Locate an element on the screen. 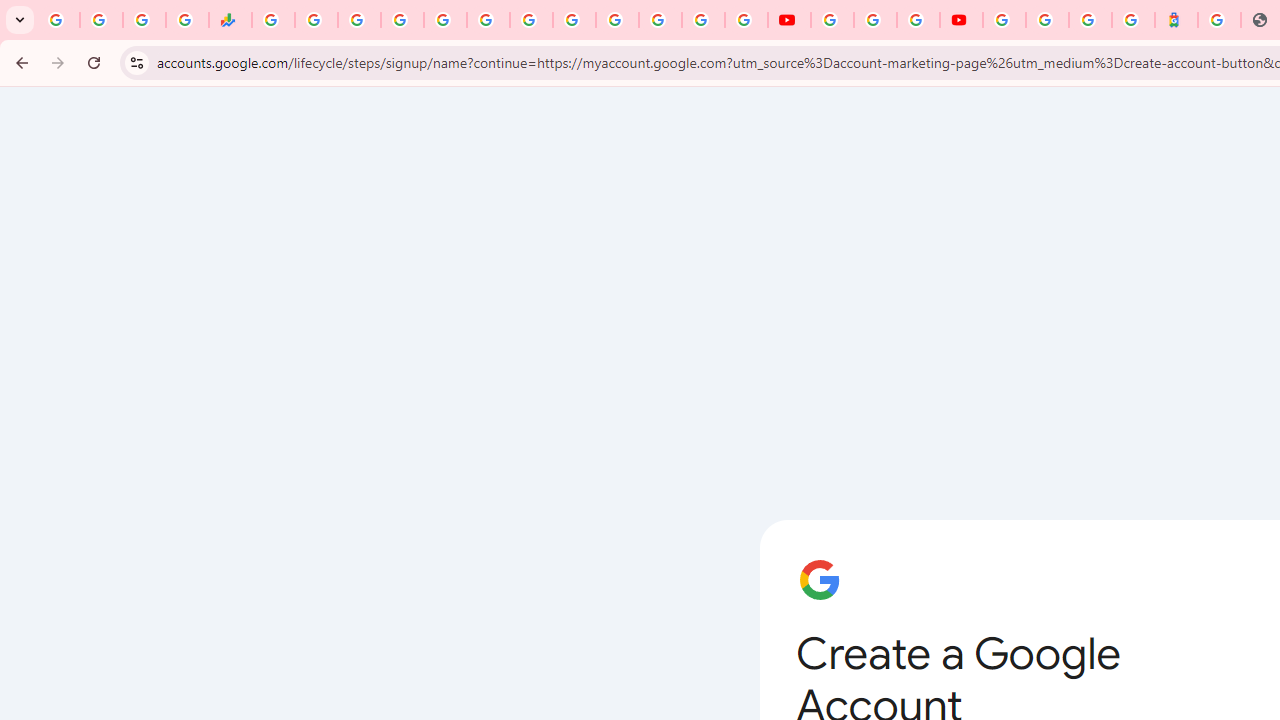 The image size is (1280, 720). 'Android TV Policies and Guidelines - Transparency Center' is located at coordinates (531, 20).